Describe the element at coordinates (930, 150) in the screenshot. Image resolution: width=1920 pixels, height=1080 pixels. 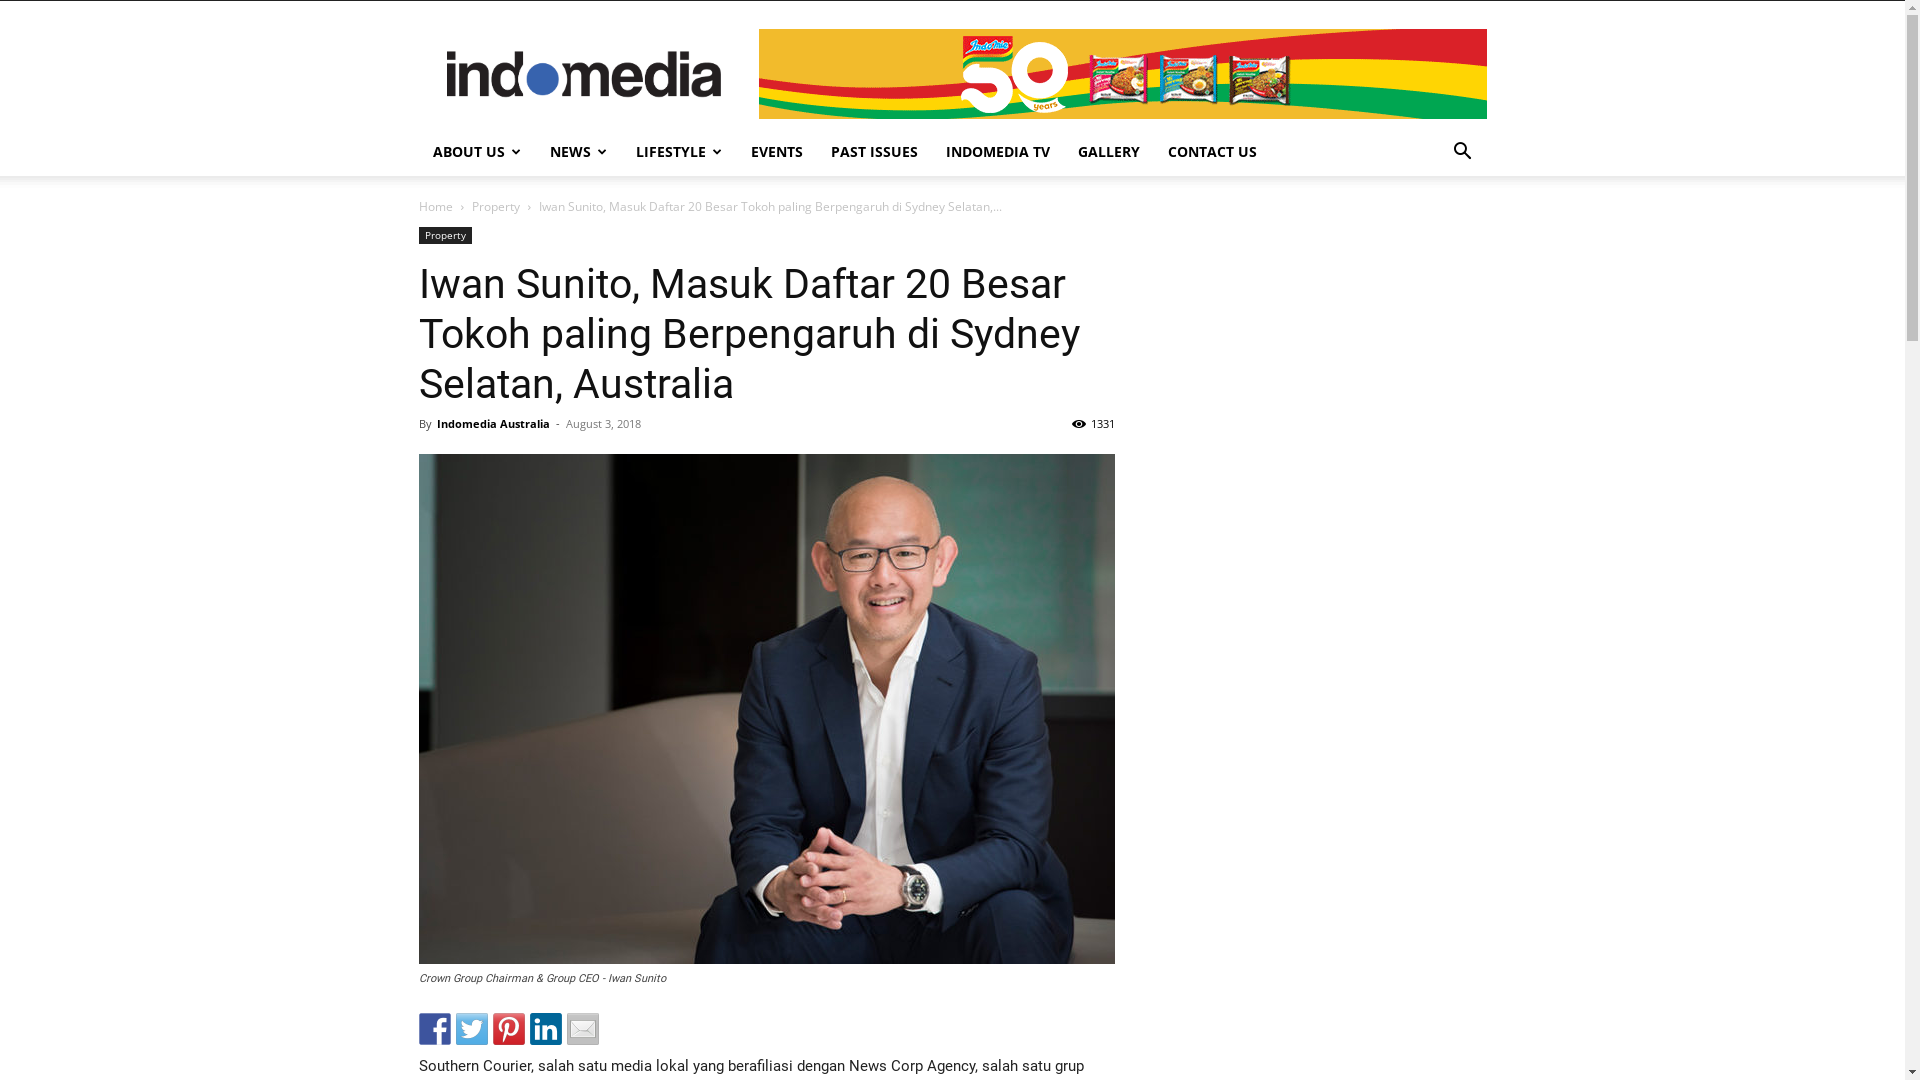
I see `'INDOMEDIA TV'` at that location.